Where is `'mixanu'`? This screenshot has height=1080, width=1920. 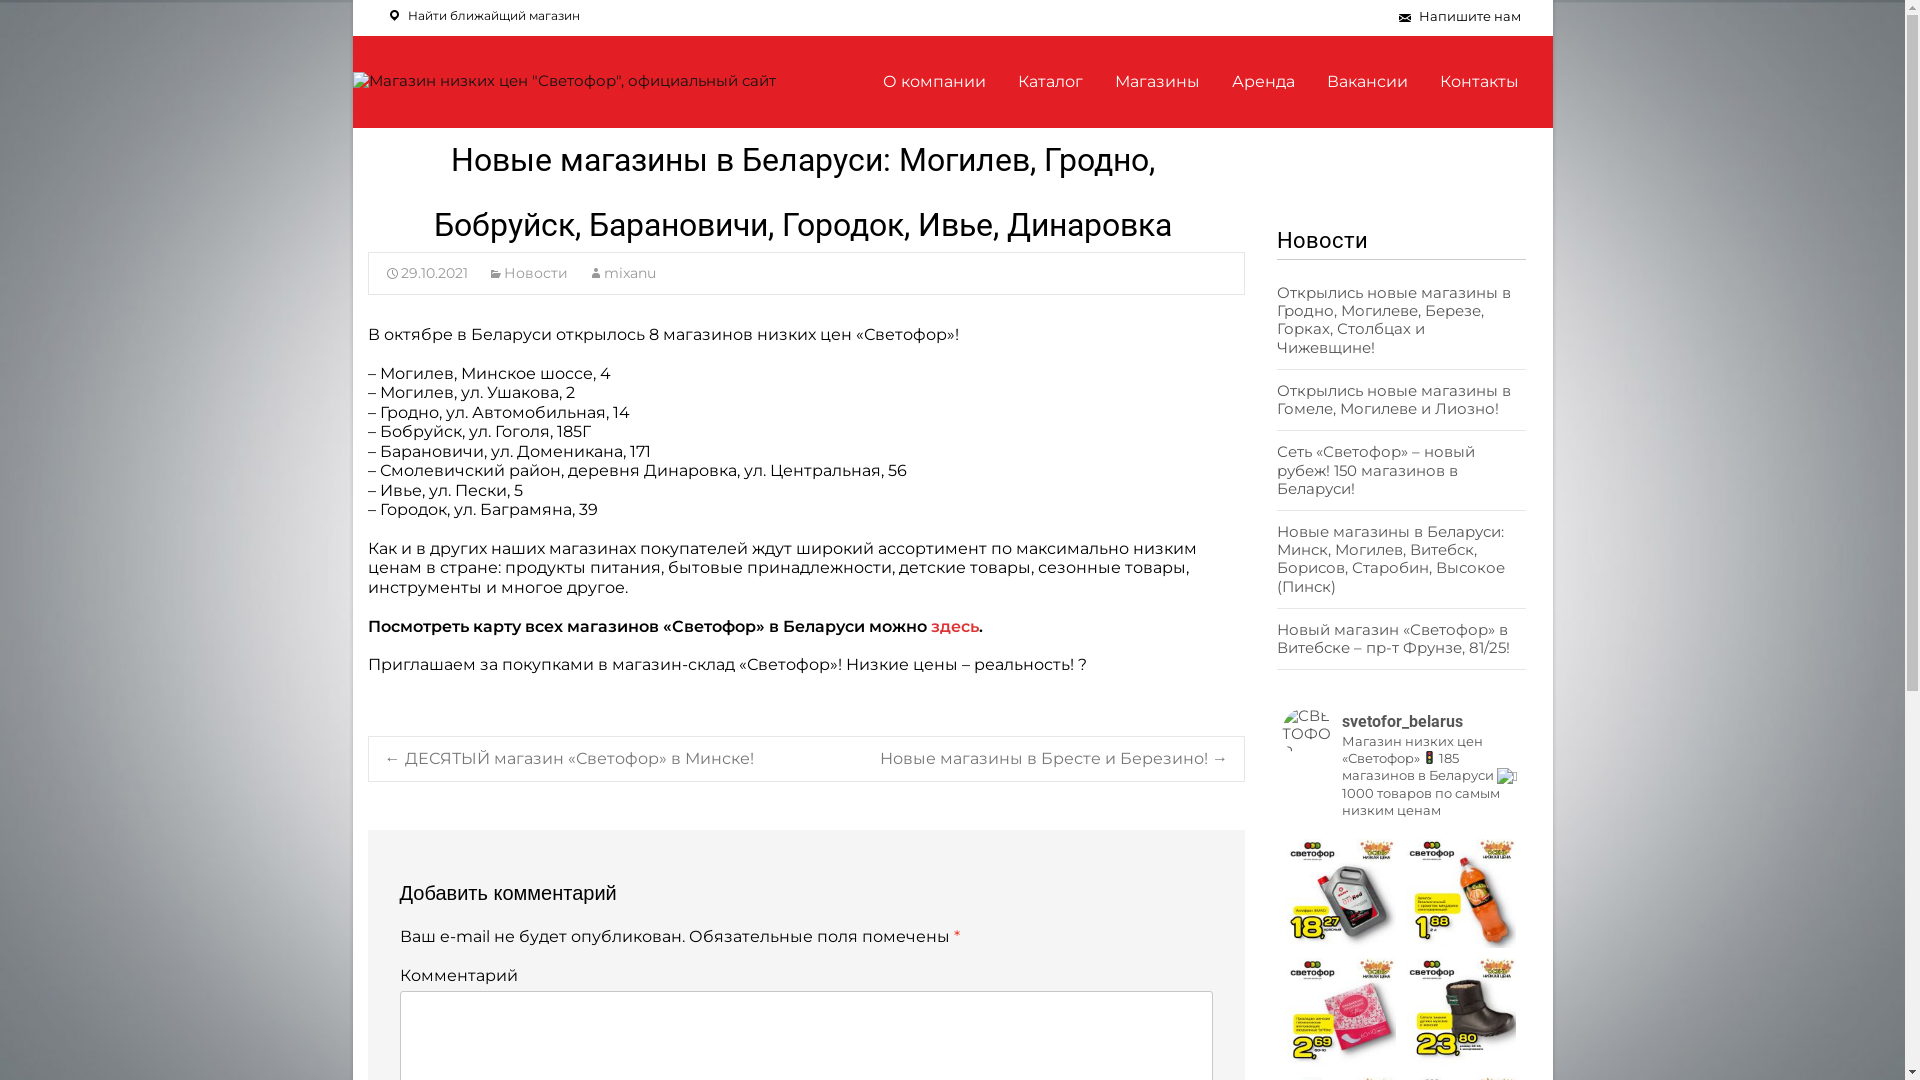
'mixanu' is located at coordinates (621, 273).